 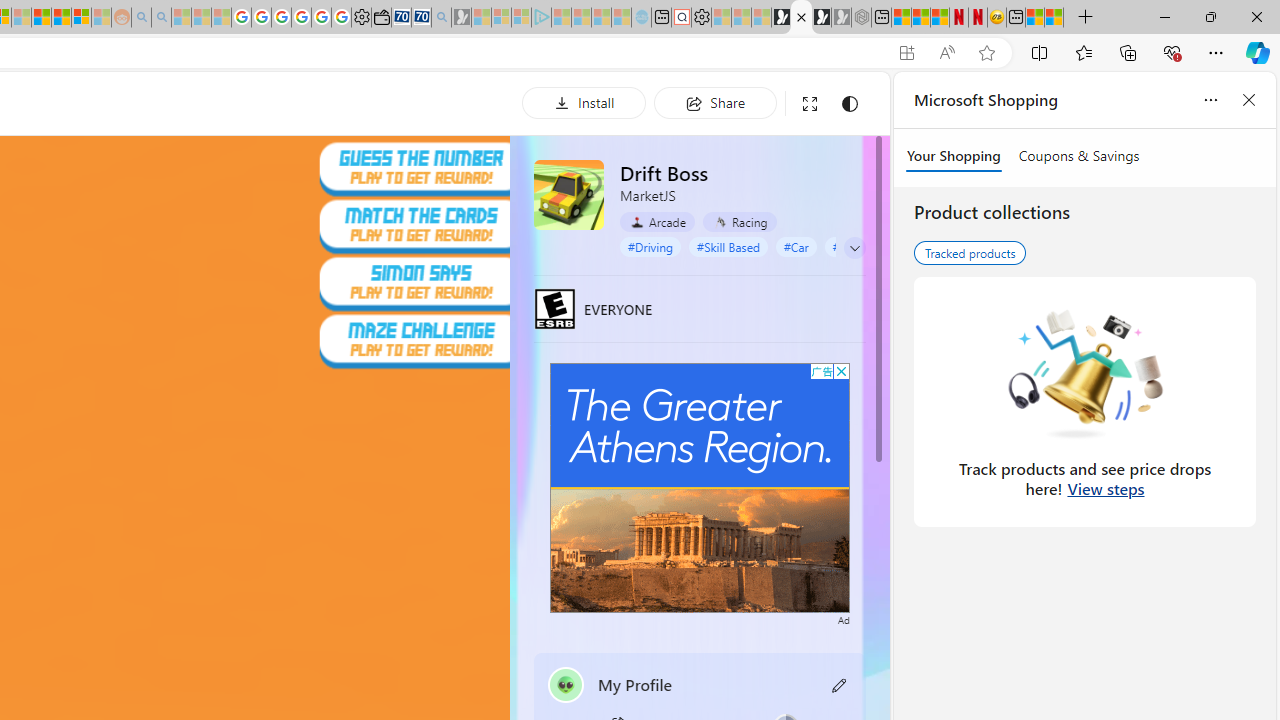 I want to click on 'Minimize', so click(x=1164, y=16).